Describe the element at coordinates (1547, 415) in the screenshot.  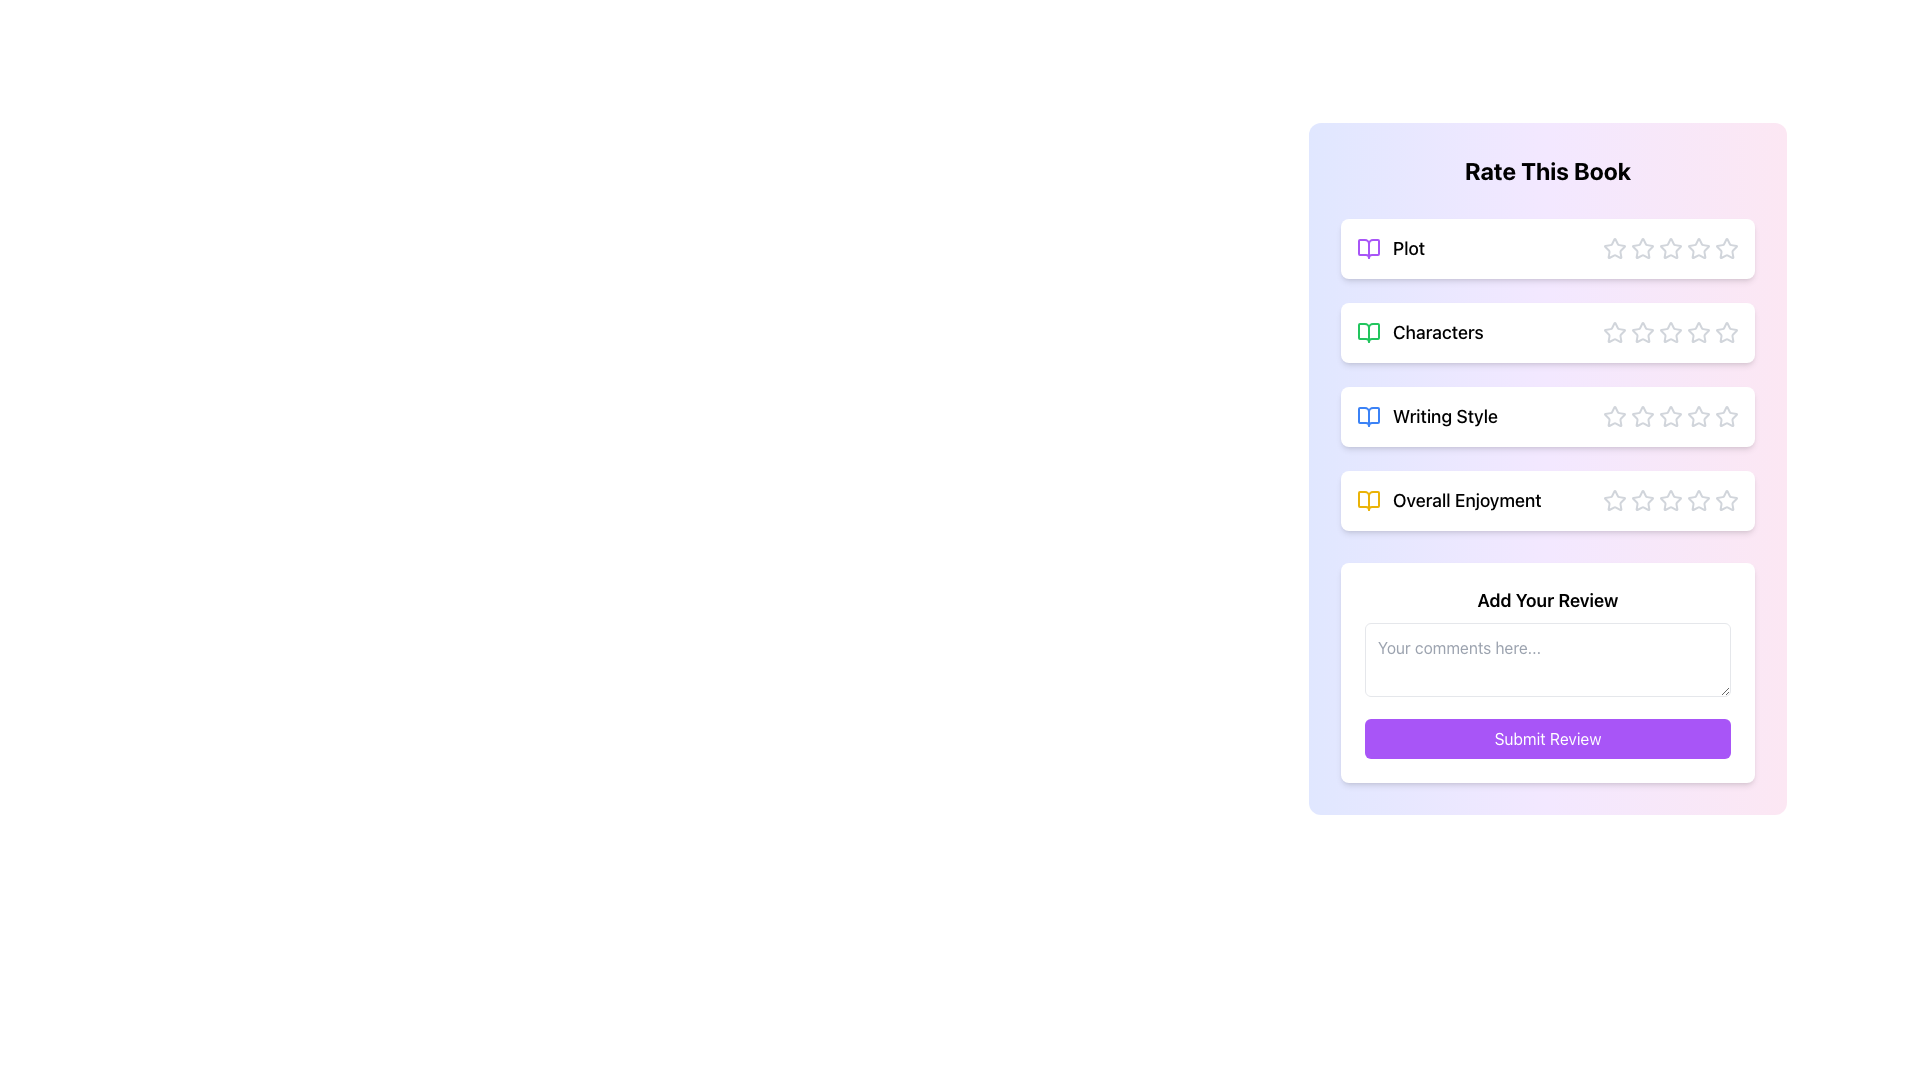
I see `the five gray stars in the 'Writing Style' rating component` at that location.